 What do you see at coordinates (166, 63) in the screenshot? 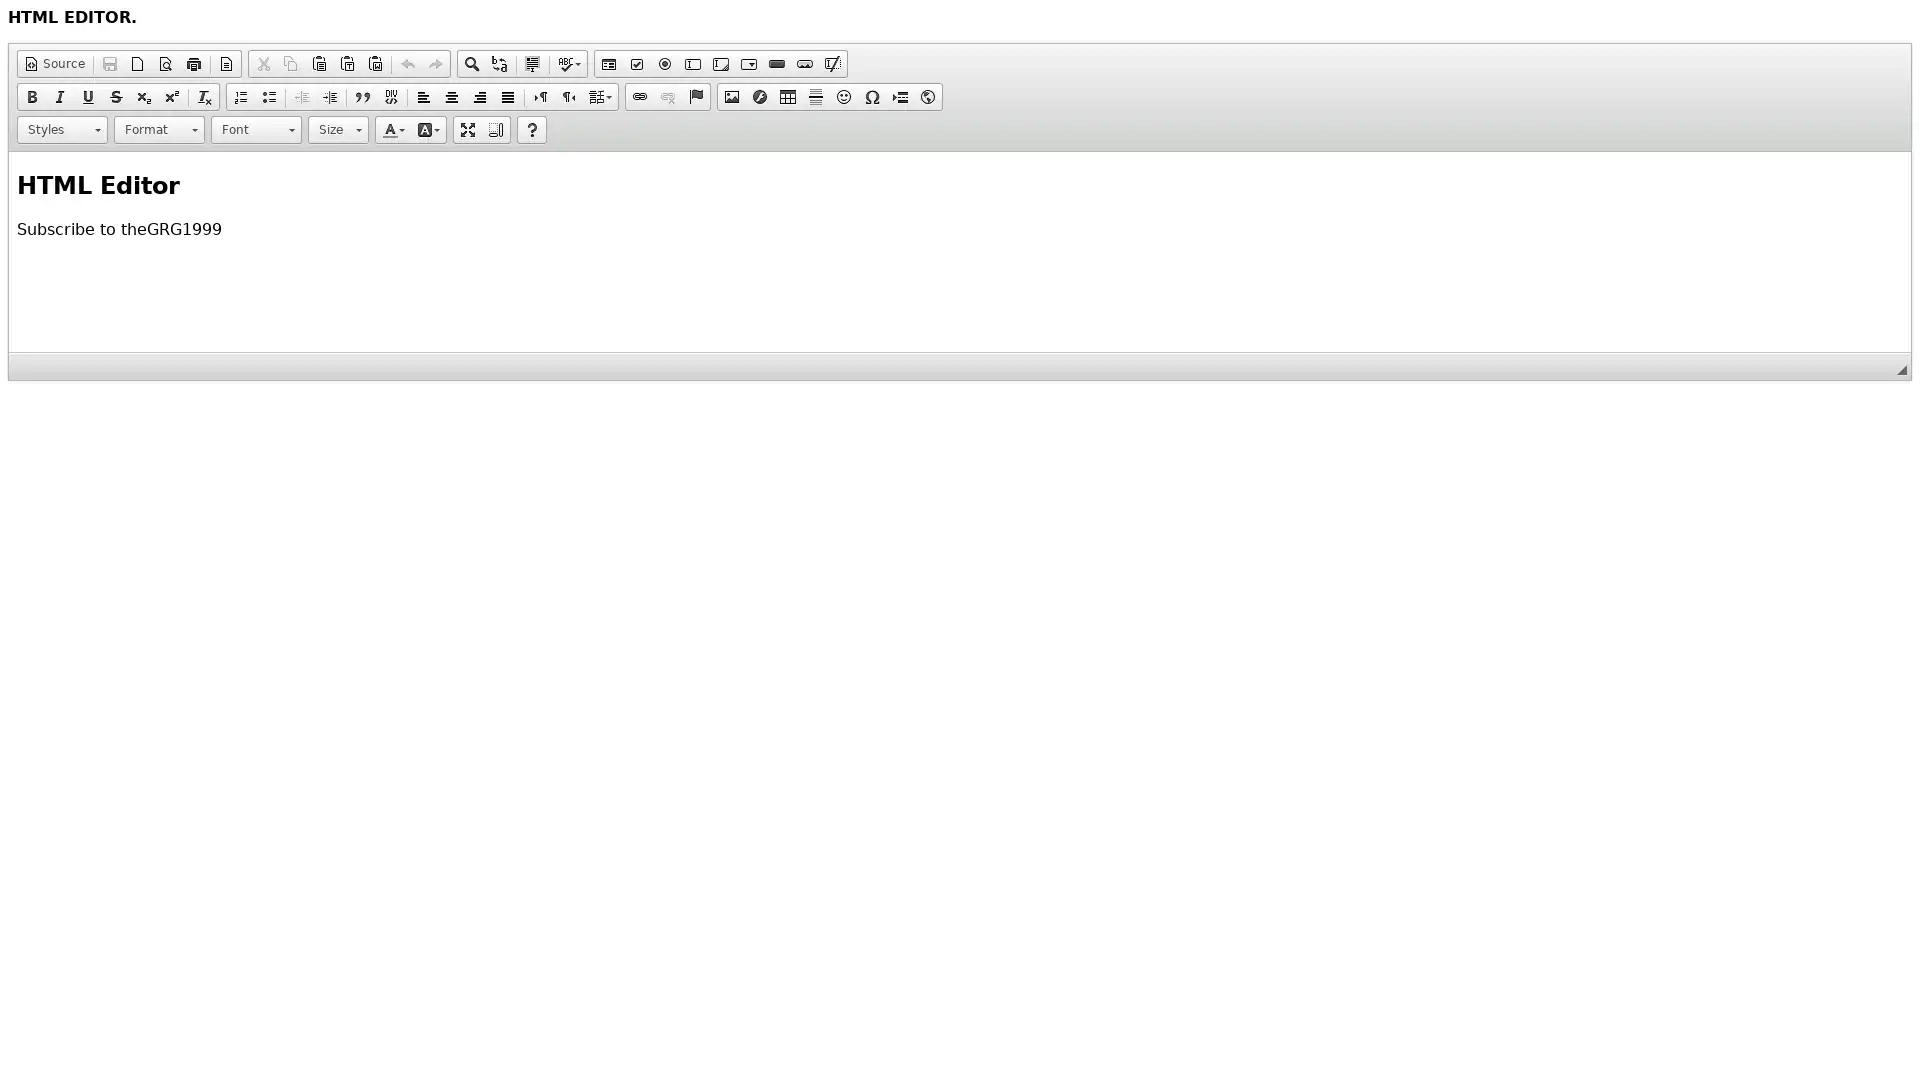
I see `Preview` at bounding box center [166, 63].